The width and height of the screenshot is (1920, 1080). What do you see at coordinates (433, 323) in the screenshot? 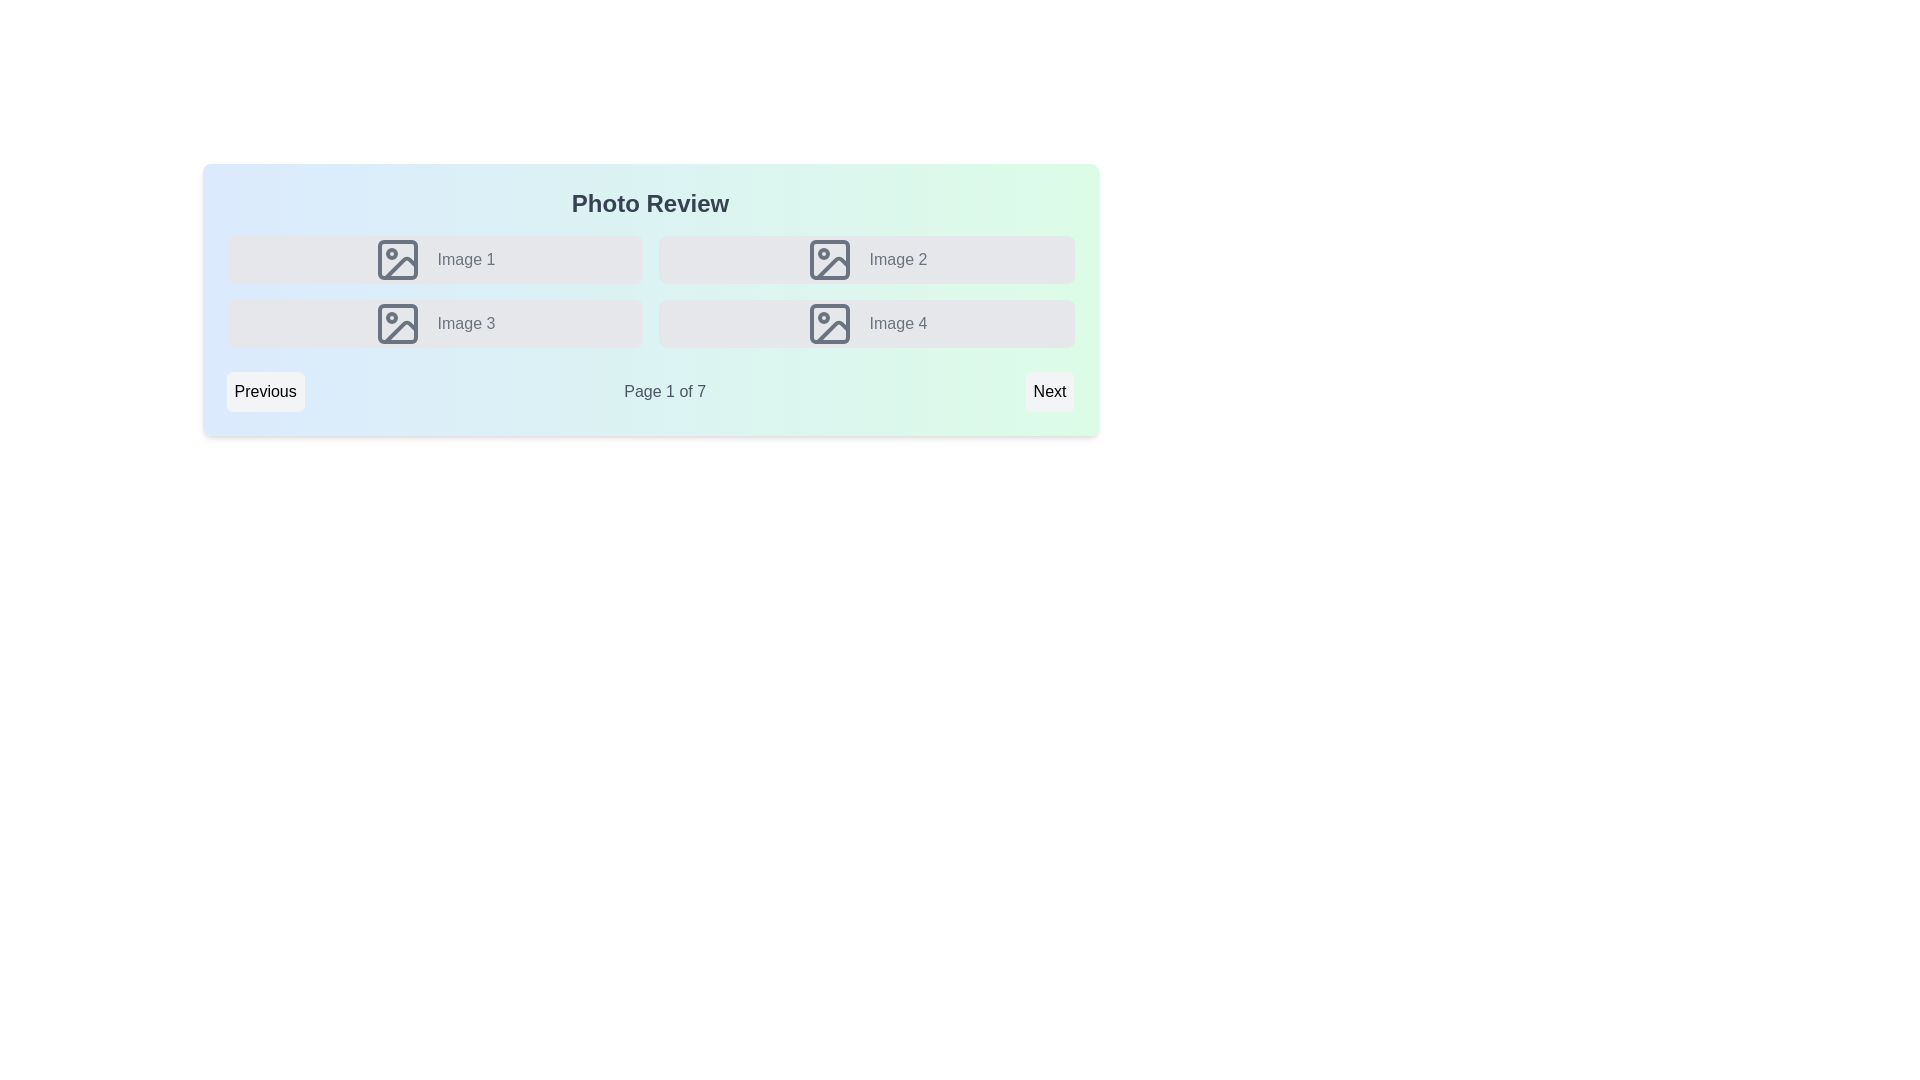
I see `the card labeled 'Image 3'` at bounding box center [433, 323].